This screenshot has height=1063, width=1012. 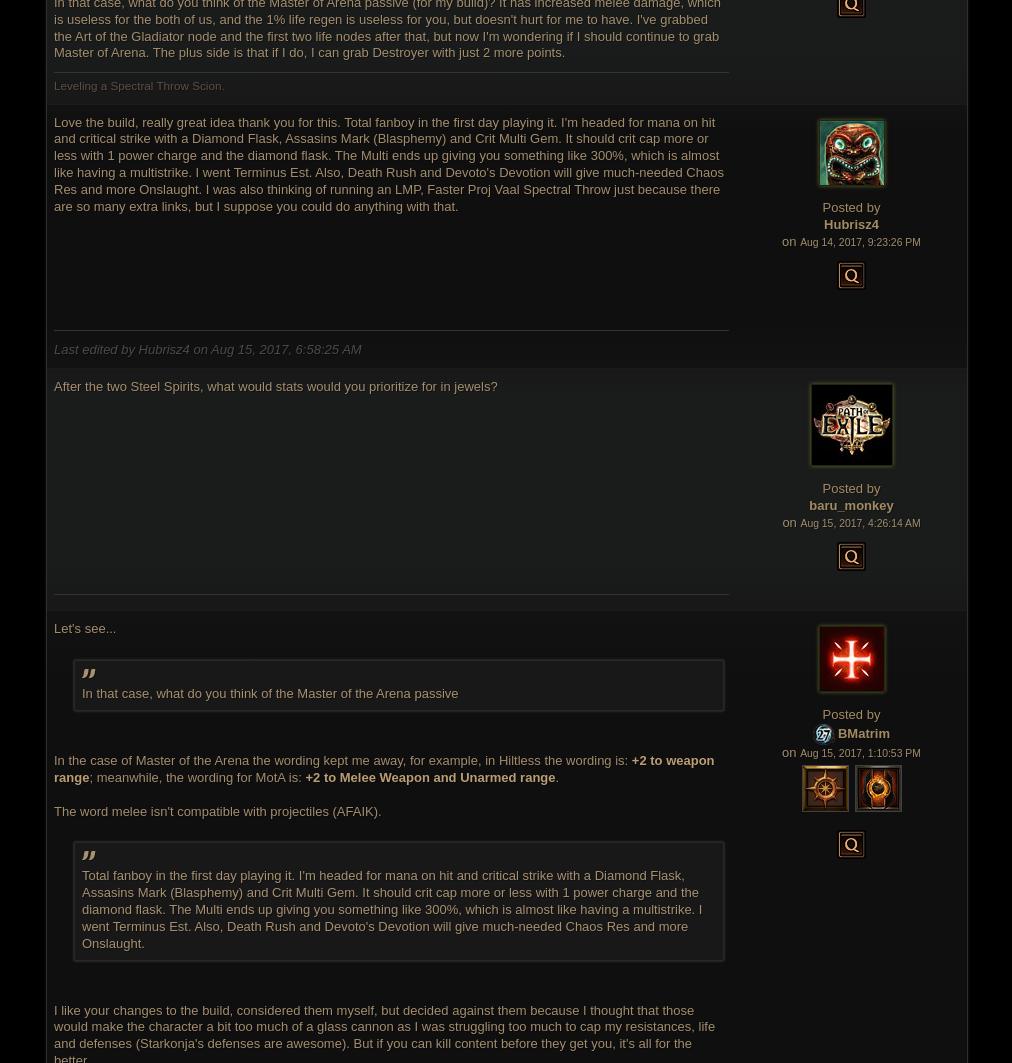 What do you see at coordinates (388, 164) in the screenshot?
I see `'Love the build, really great idea thank you for this. Total fanboy in the first day playing it. I'm headed for mana on hit and critical strike with a Diamond Flask, Assasins Mark (Blasphemy) and Crit Multi Gem.  It should crit cap more or less with 1 power charge and the diamond flask. The Multi ends up giving you something like 300%, which is almost like having a multistrike. I went Terminus Est. Also, Death Rush and Devoto's Devotion will give much-needed Chaos Res and more Onslaught. I was also thinking of running an LMP, Faster Proj Vaal Spectral Throw just because there are so many extra links, but I suppose you could do anything with that.'` at bounding box center [388, 164].